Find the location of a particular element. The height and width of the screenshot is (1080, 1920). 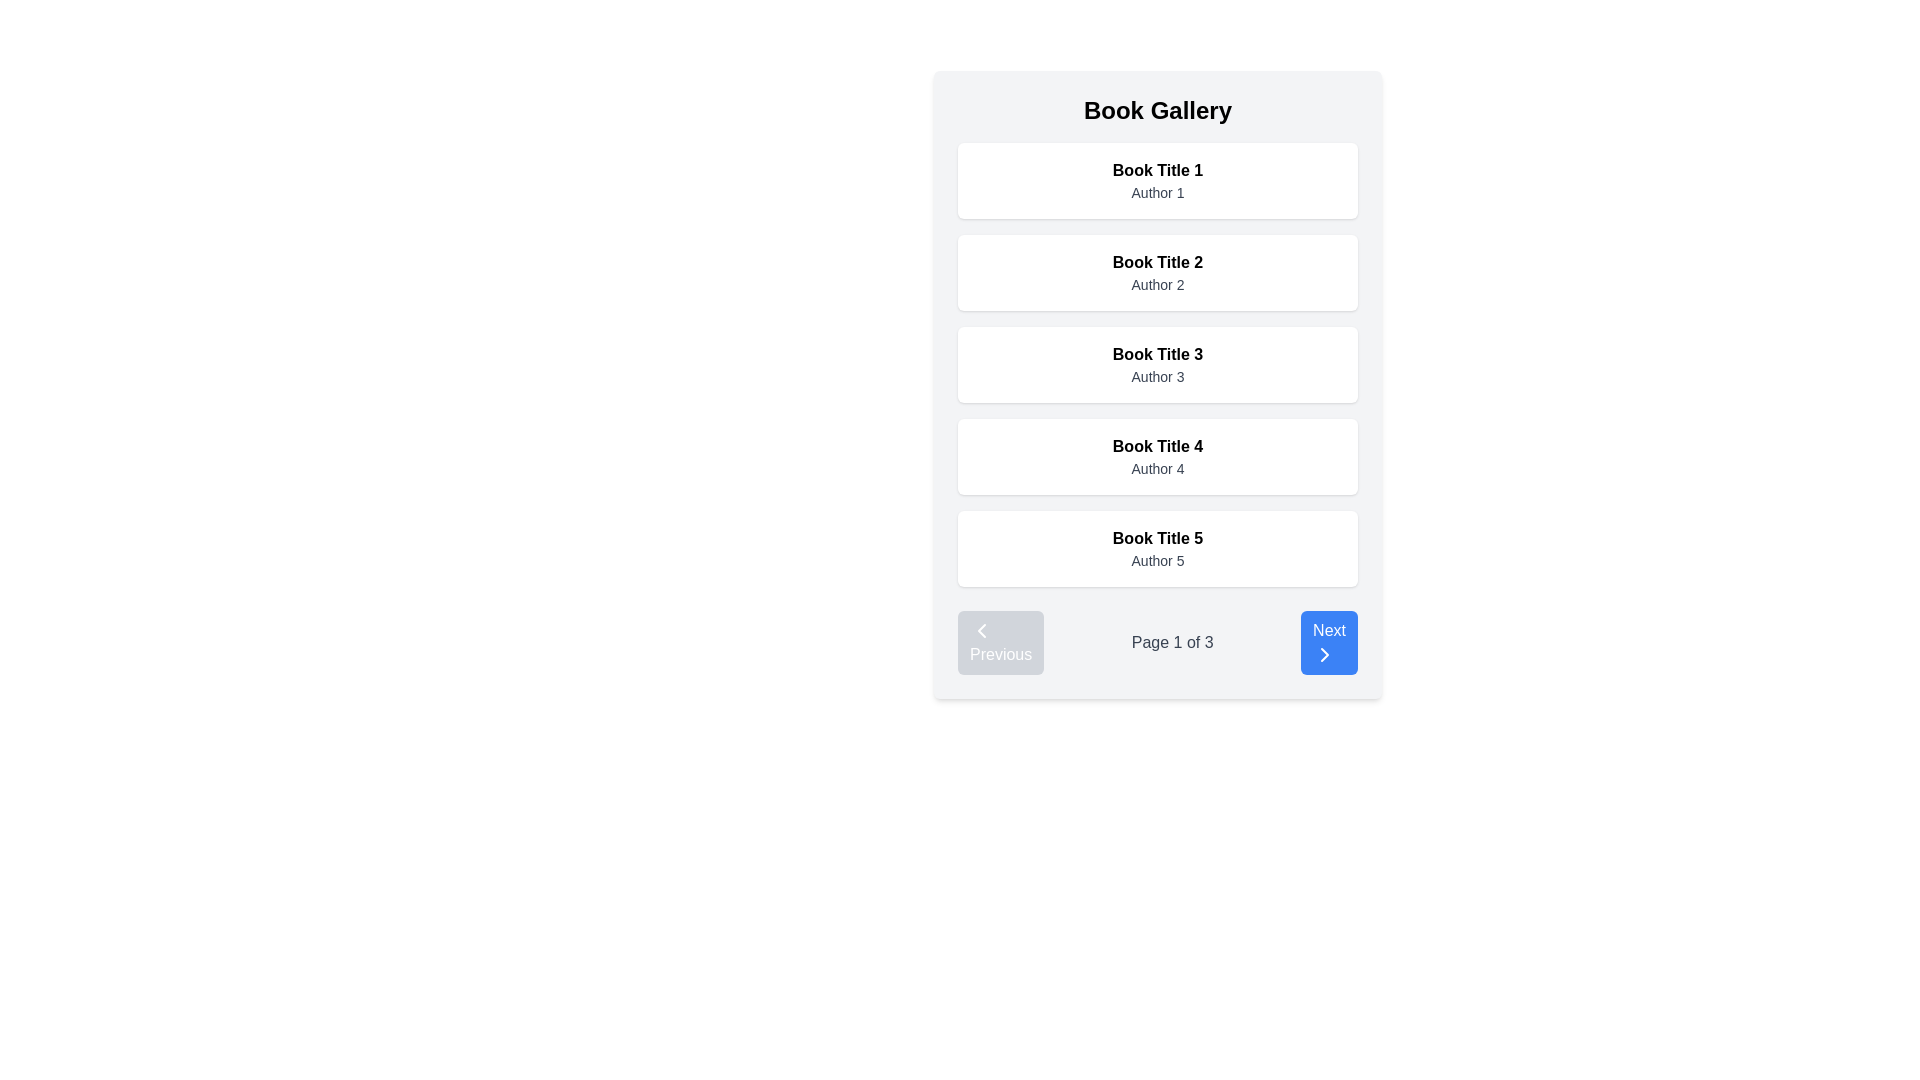

the author information text label for the book 'Book Title 4' located in the fourth card from the top, situated directly underneath the book title is located at coordinates (1157, 469).